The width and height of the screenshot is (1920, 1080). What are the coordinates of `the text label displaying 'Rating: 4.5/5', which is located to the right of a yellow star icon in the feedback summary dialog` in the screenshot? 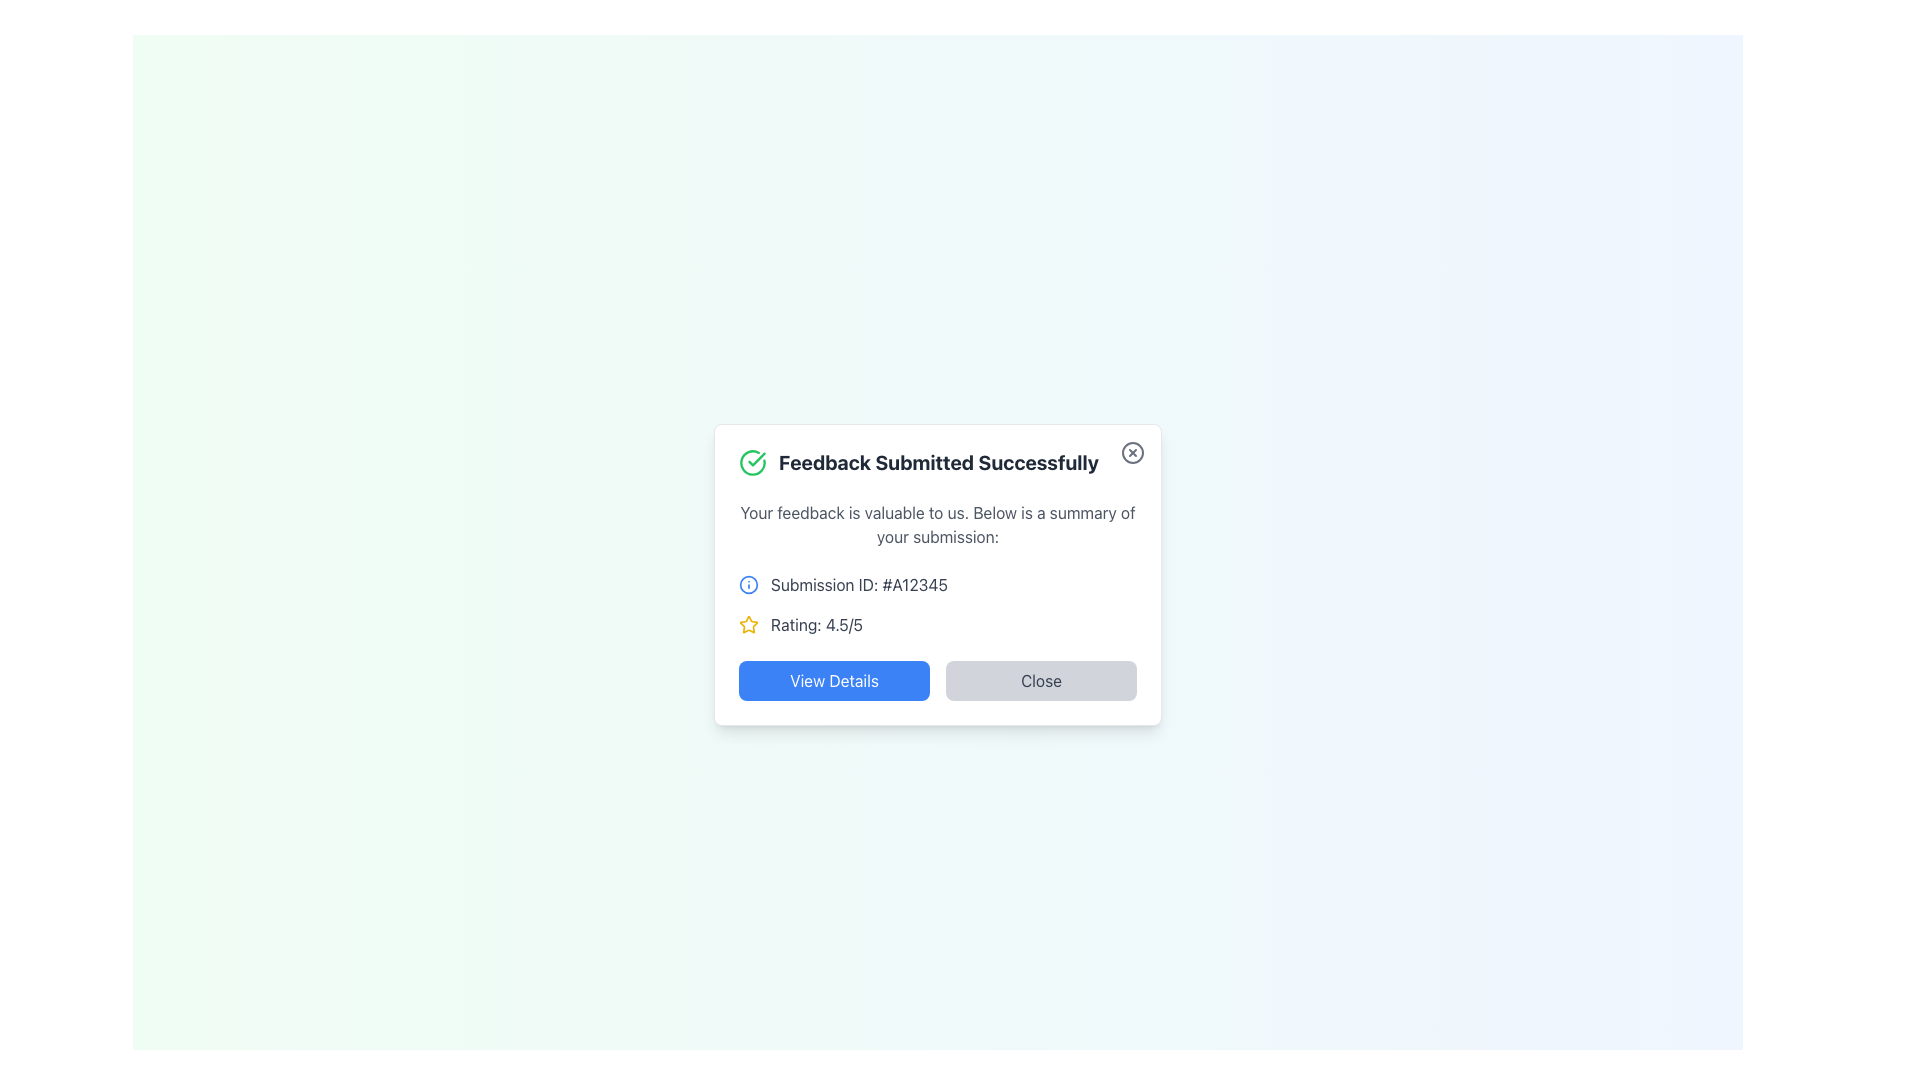 It's located at (816, 623).